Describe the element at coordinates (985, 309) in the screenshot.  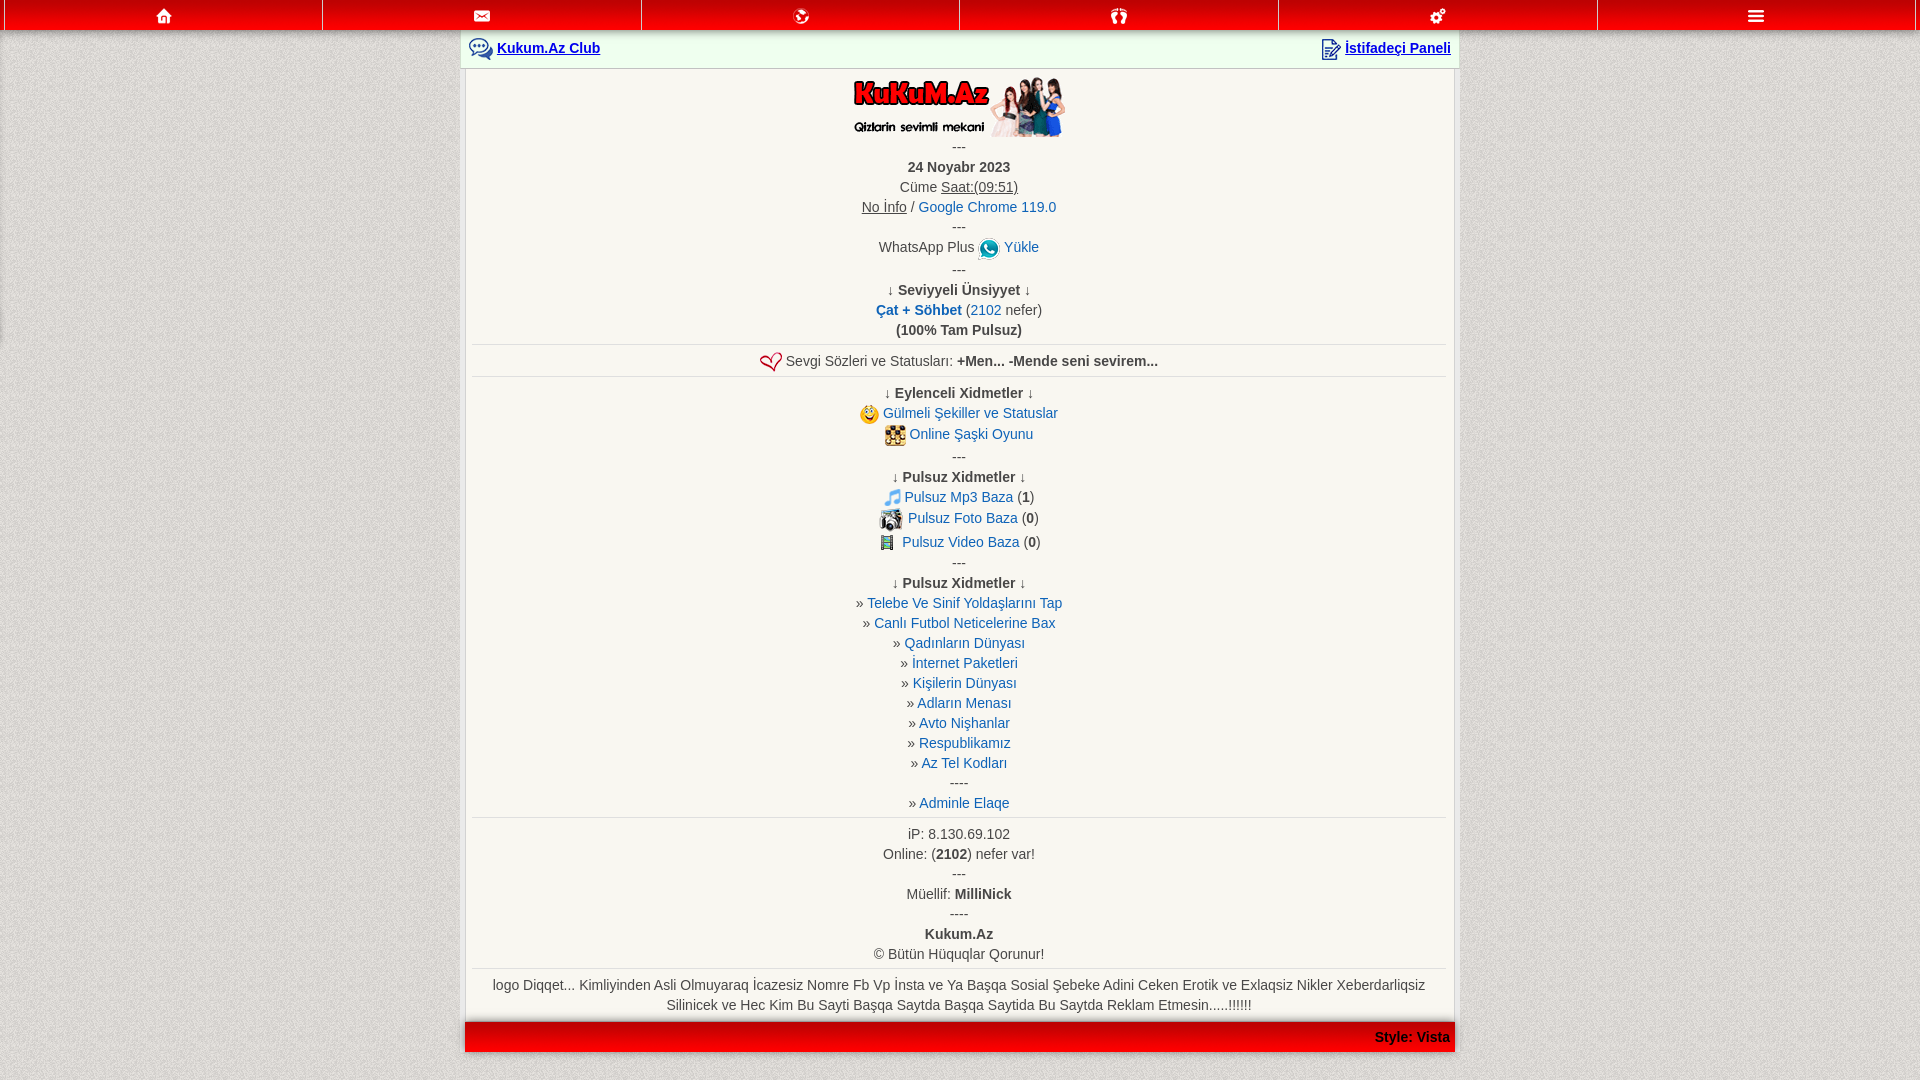
I see `'2102'` at that location.